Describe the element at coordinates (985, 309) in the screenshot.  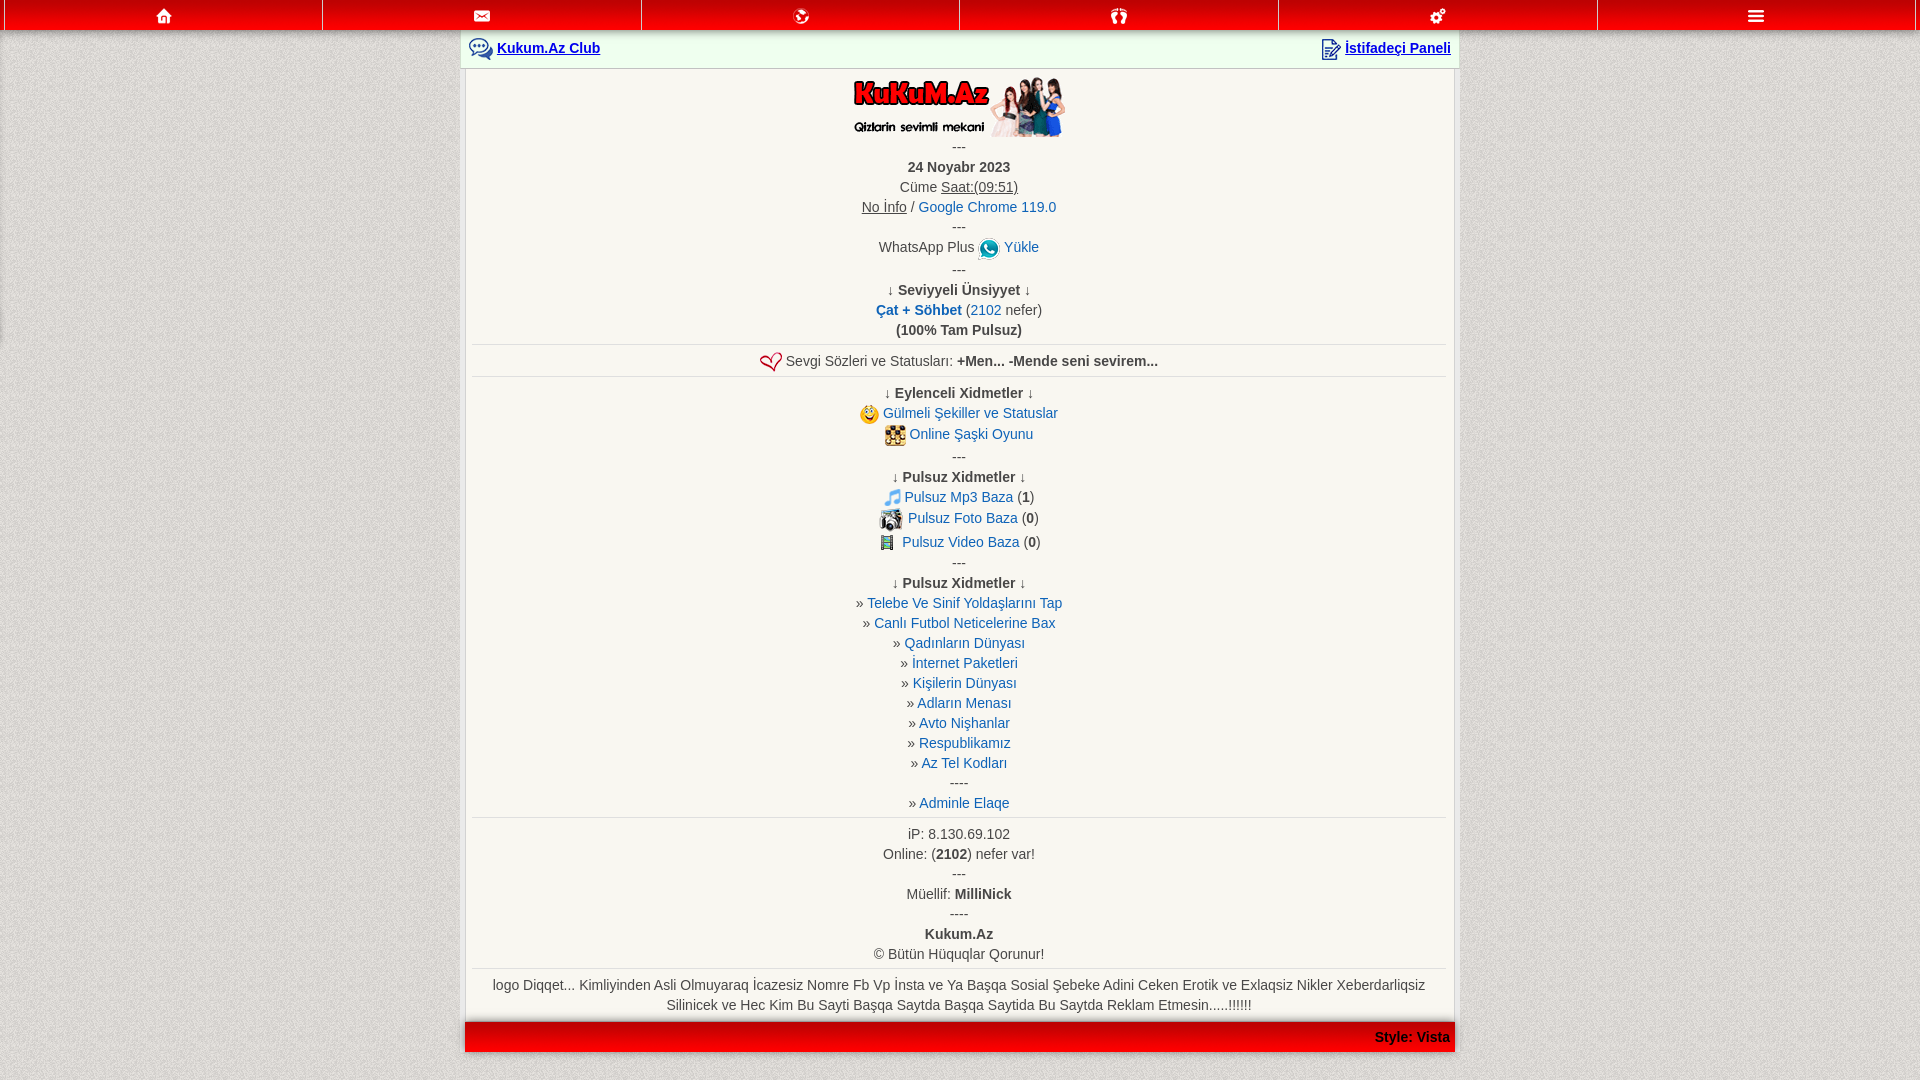
I see `'2102'` at that location.